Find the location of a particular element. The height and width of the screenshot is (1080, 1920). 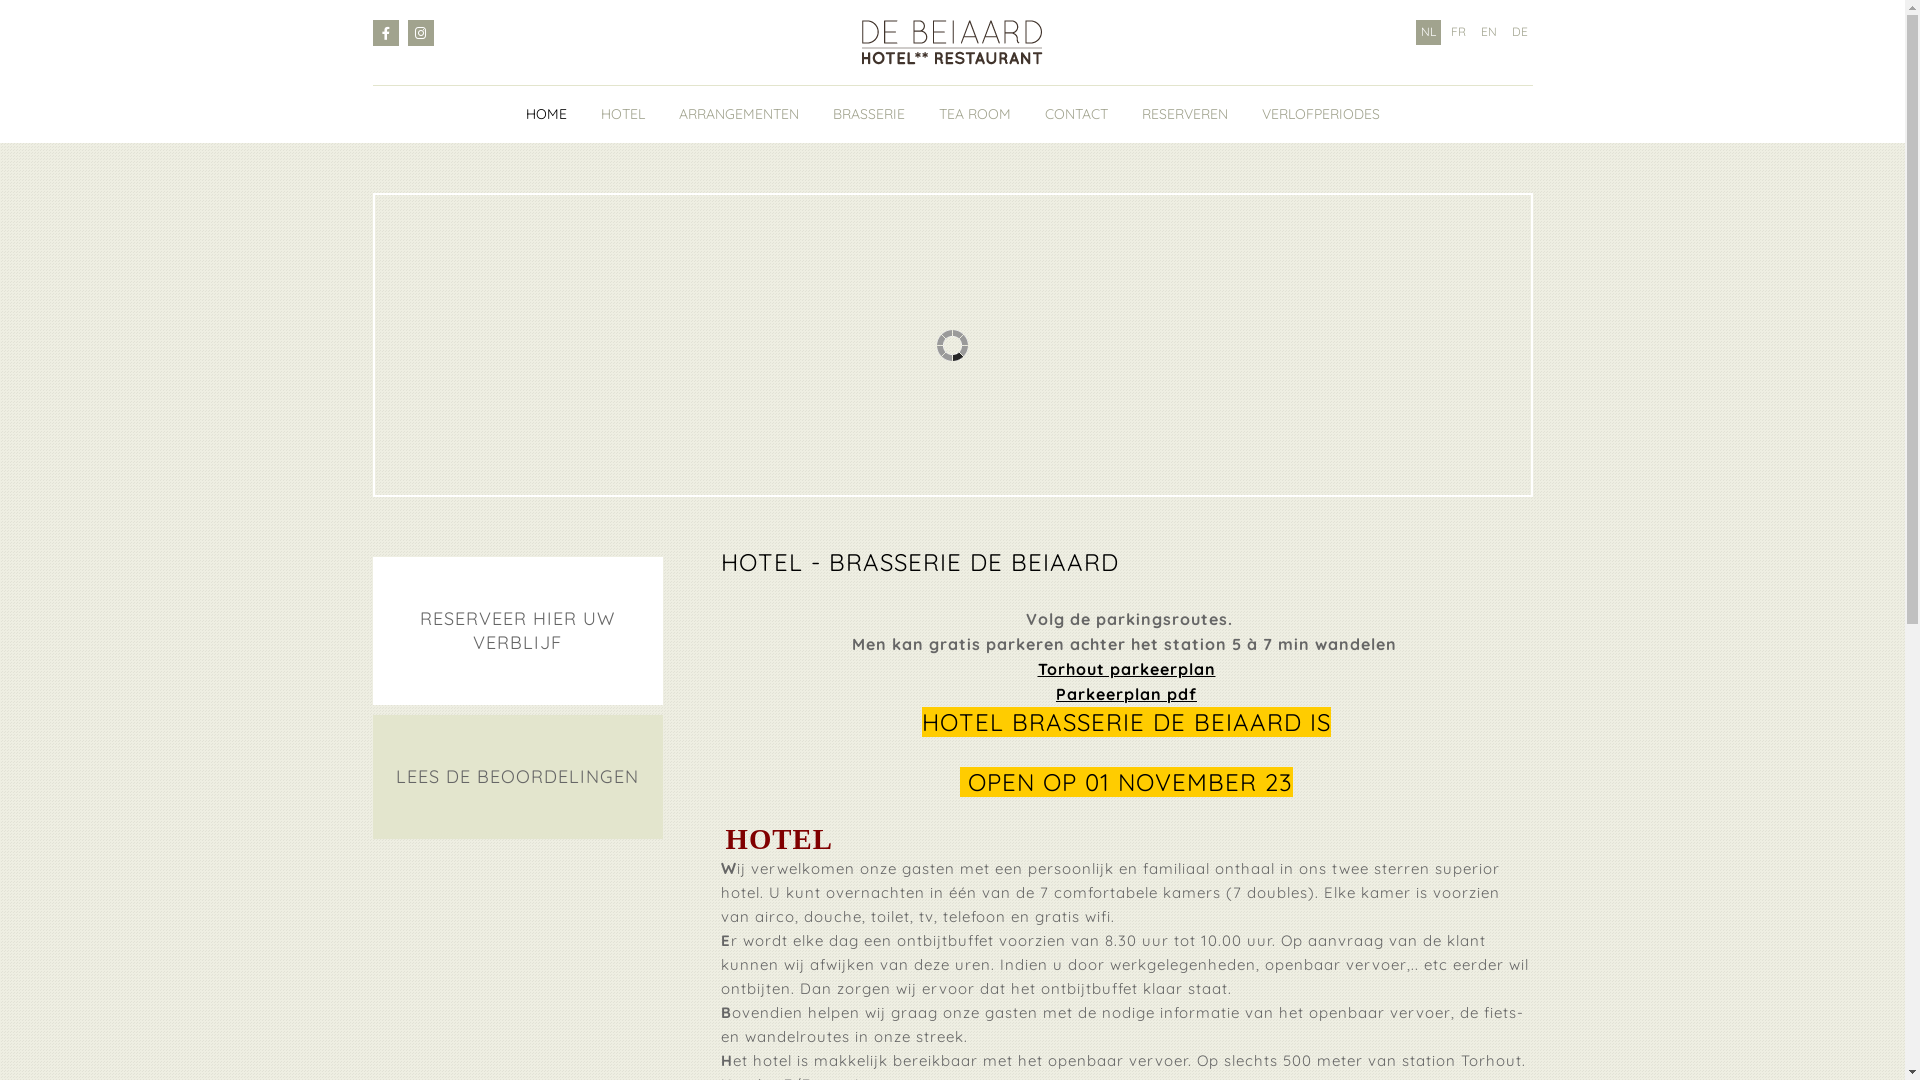

'RESERVEER HIER UW VERBLIJF' is located at coordinates (517, 631).